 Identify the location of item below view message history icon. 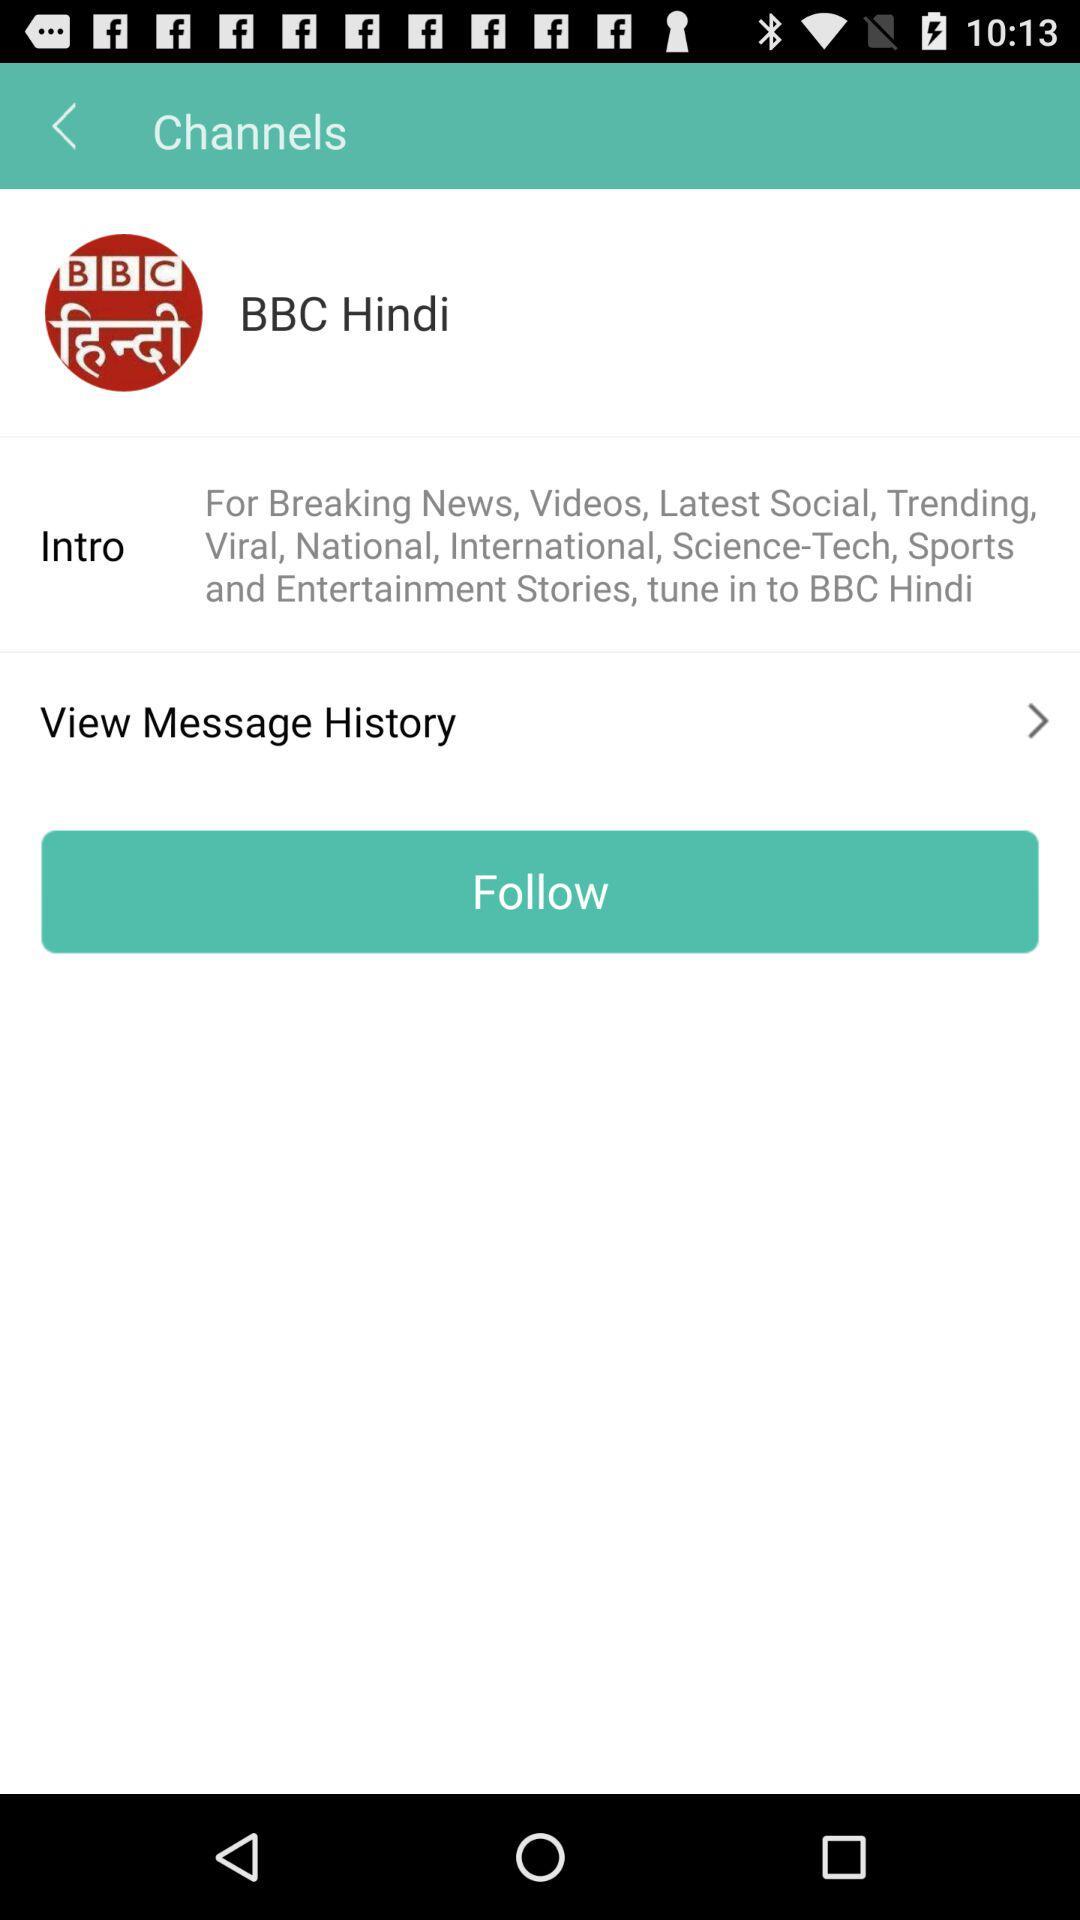
(540, 890).